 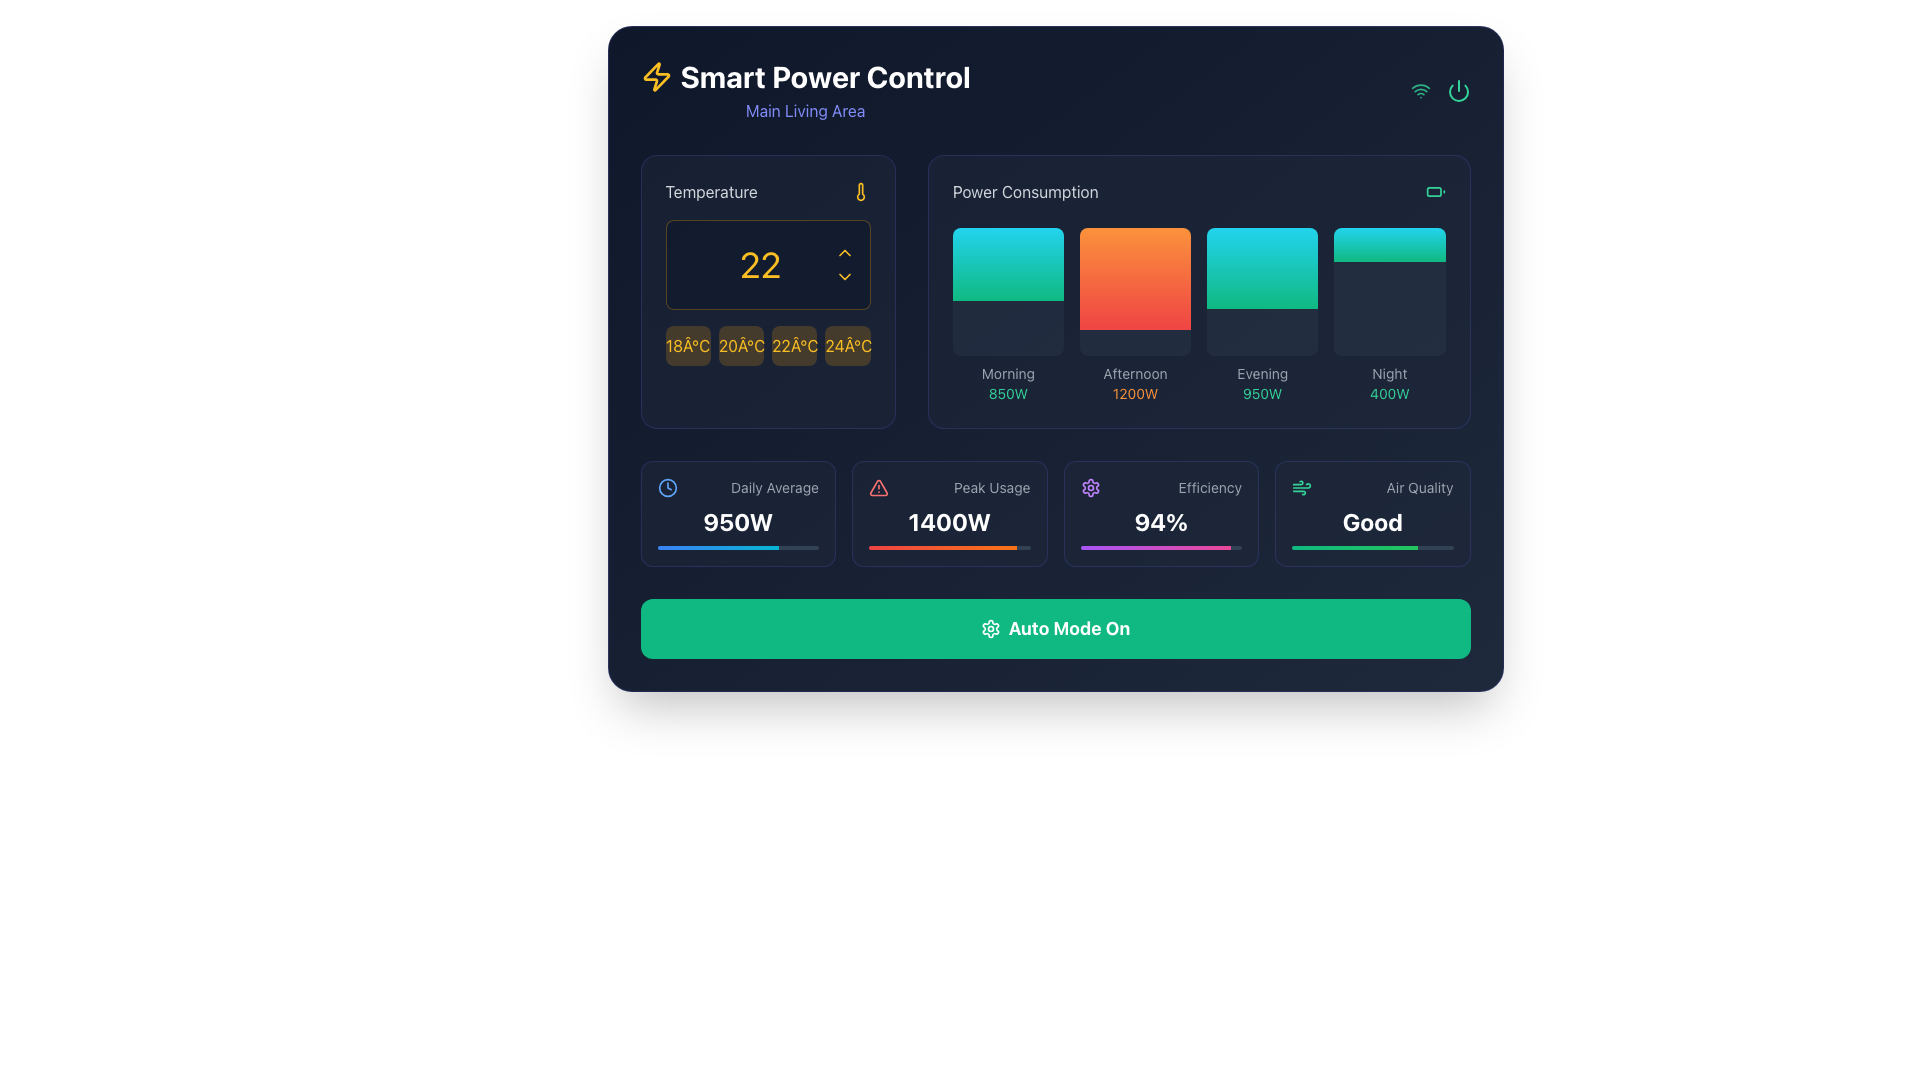 I want to click on the amber yellow thermometer icon located in the 'Temperature' section above the displayed temperature value ('22'), so click(x=860, y=192).